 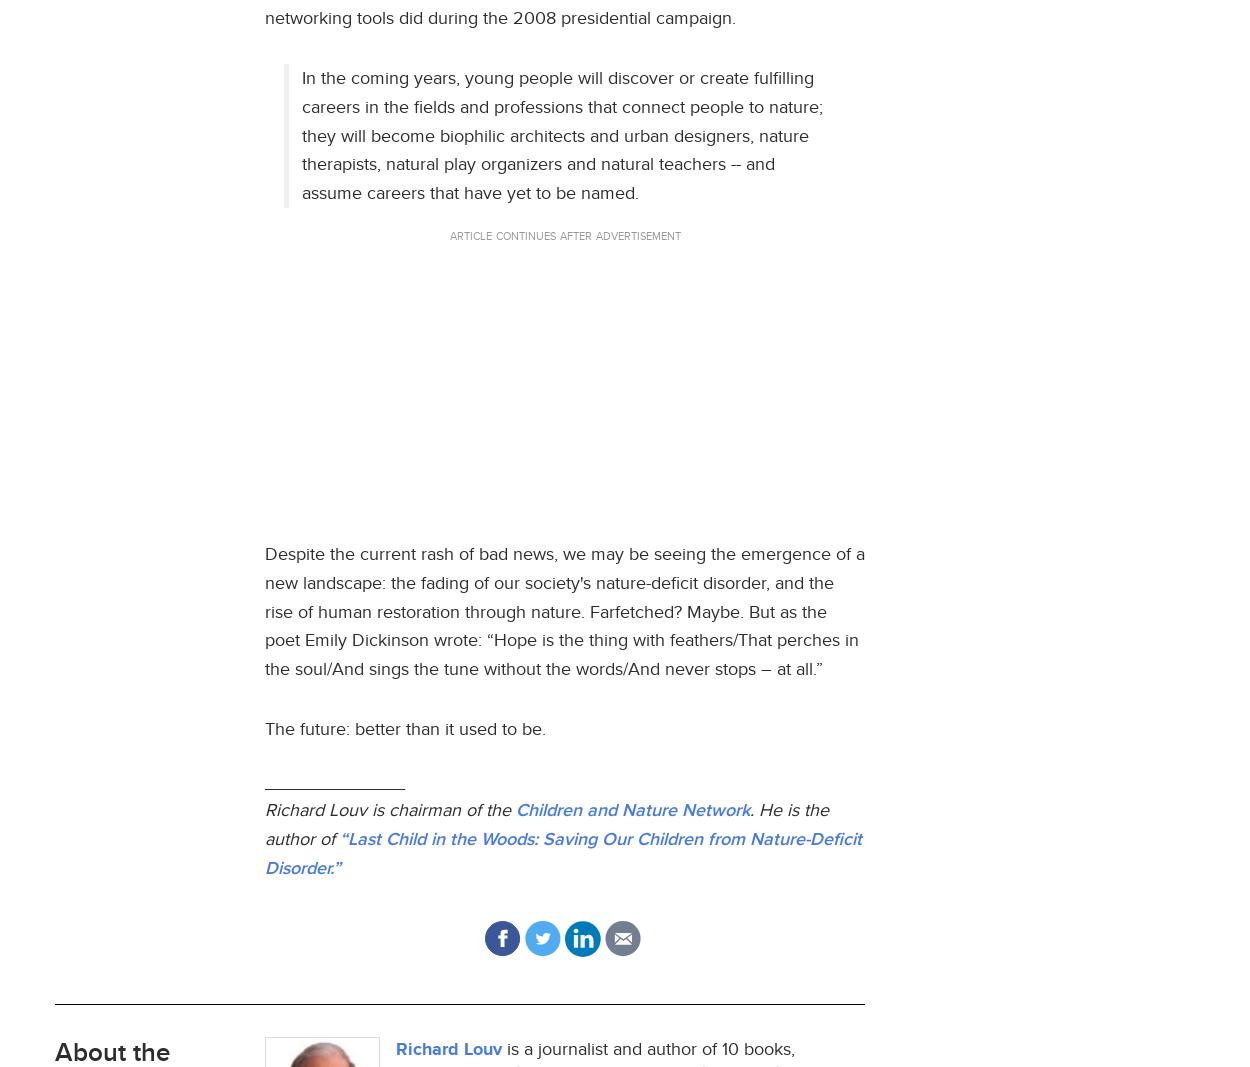 What do you see at coordinates (562, 133) in the screenshot?
I see `'In the coming years, young people will discover or create fulfilling careers in the fields and professions that connect people to nature; they will become biophilic architects and urban designers, nature therapists, natural play organizers and natural teachers -- and assume careers that have yet to be named.'` at bounding box center [562, 133].